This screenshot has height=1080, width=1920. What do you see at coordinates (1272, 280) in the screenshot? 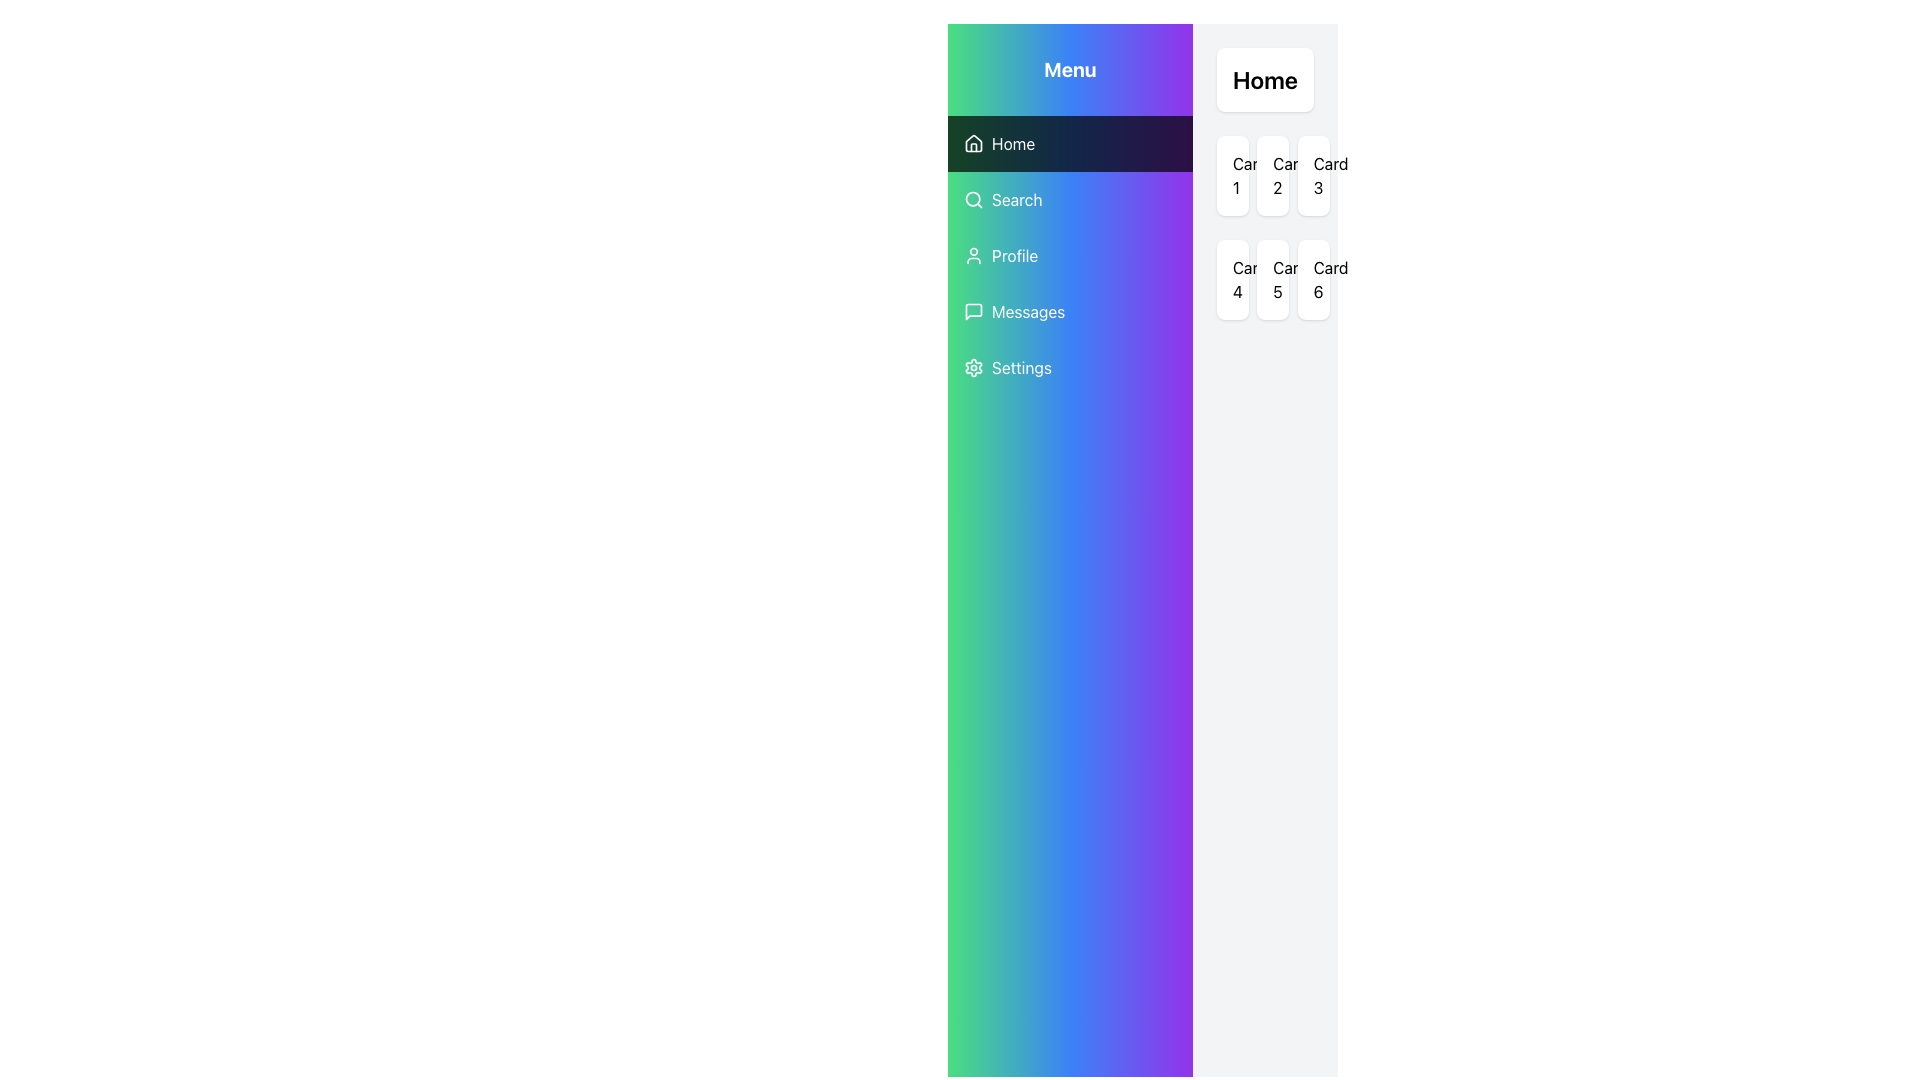
I see `the Card element labeled 'Card 5', which is a rectangular card with rounded corners and a white background located in the second row and second column of a grid layout` at bounding box center [1272, 280].